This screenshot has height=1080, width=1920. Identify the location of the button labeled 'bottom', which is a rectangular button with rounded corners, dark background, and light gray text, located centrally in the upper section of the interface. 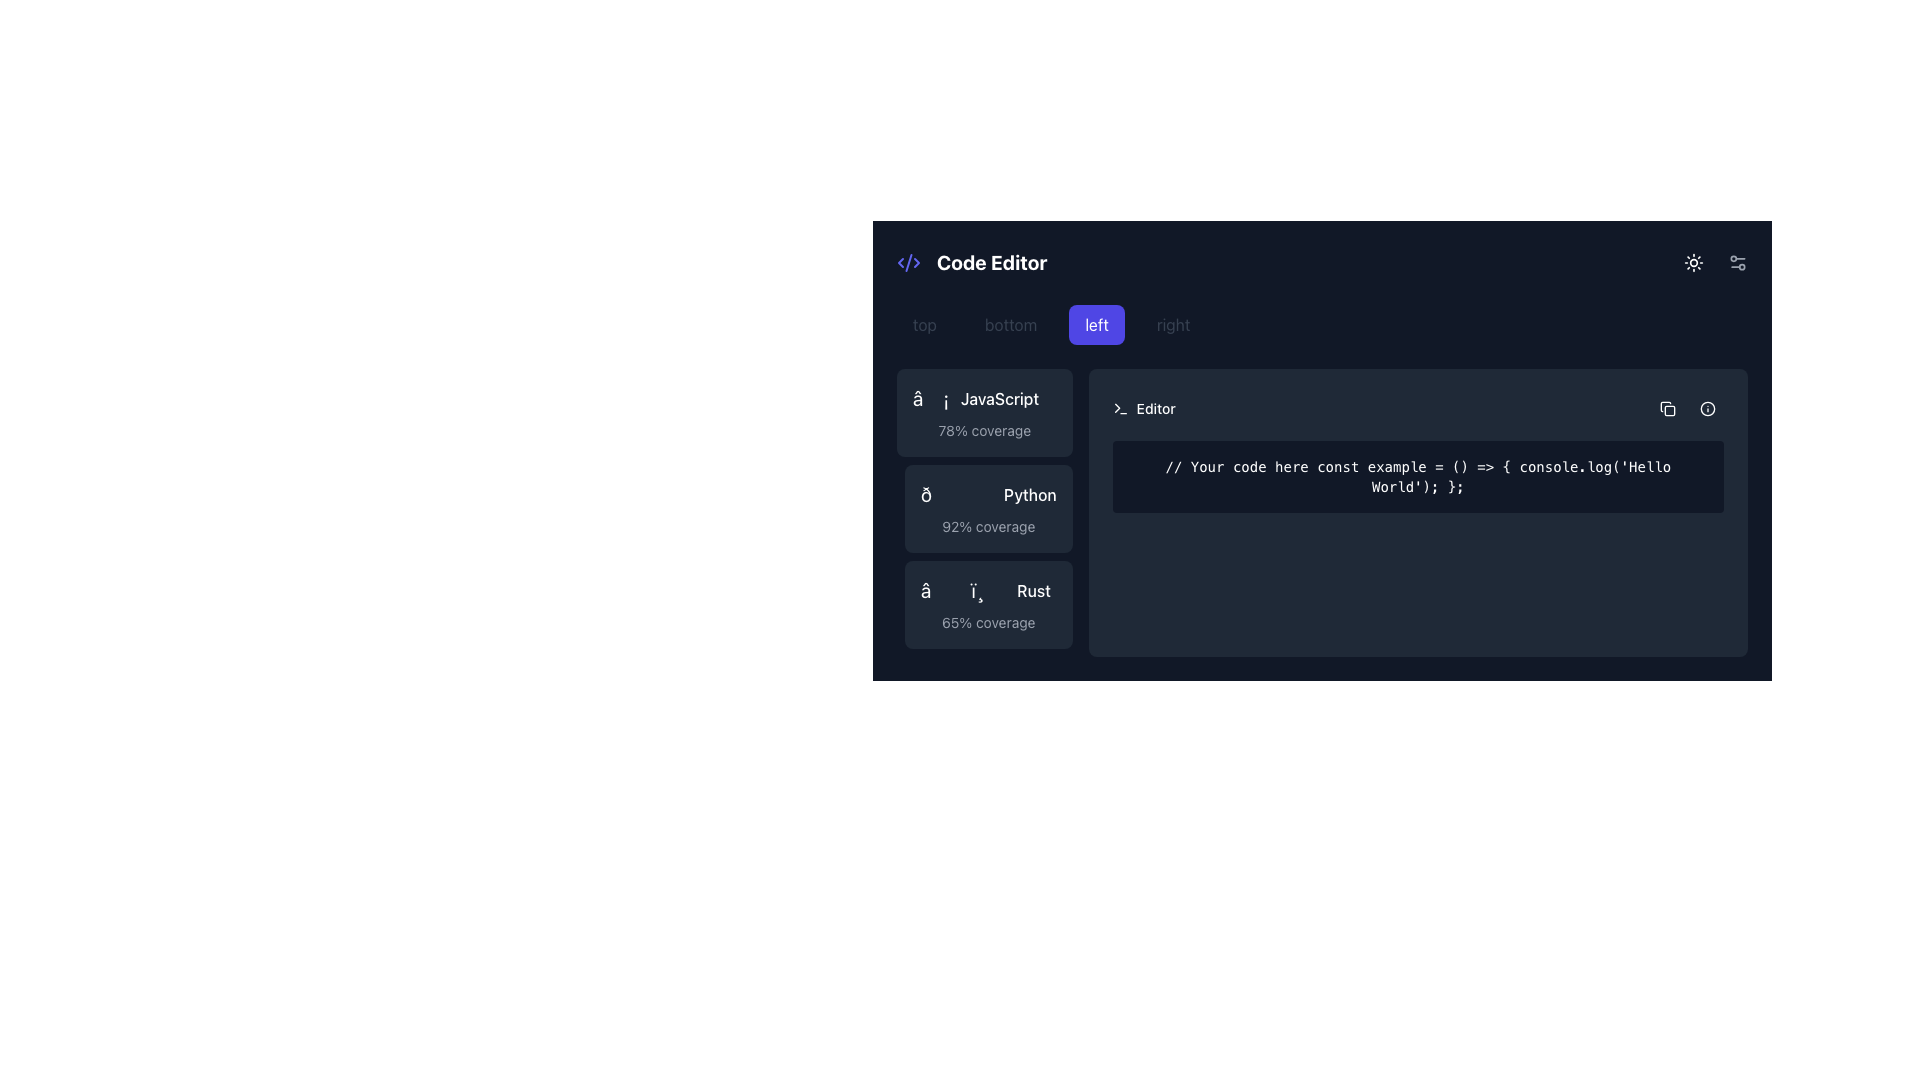
(1011, 323).